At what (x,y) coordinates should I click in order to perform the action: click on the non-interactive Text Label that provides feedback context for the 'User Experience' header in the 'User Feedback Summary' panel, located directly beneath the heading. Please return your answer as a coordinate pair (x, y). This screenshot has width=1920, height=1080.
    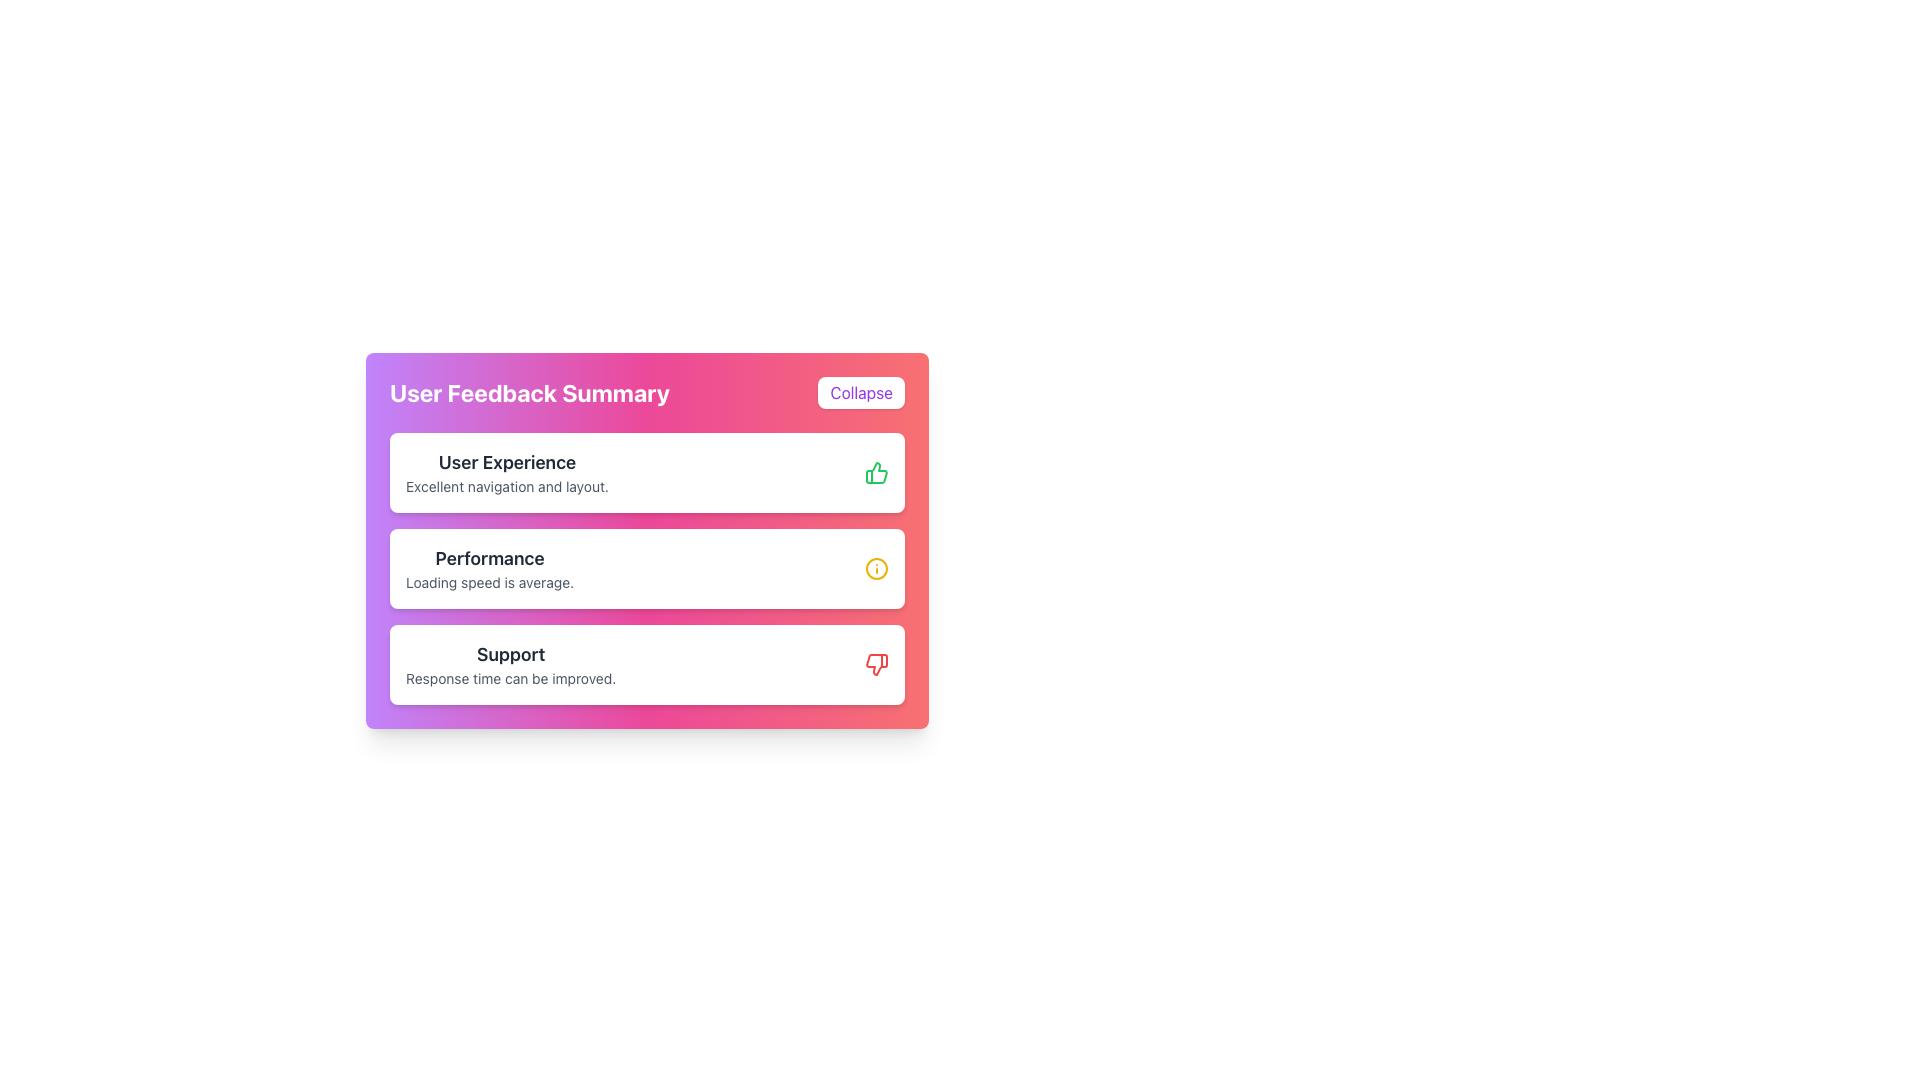
    Looking at the image, I should click on (507, 486).